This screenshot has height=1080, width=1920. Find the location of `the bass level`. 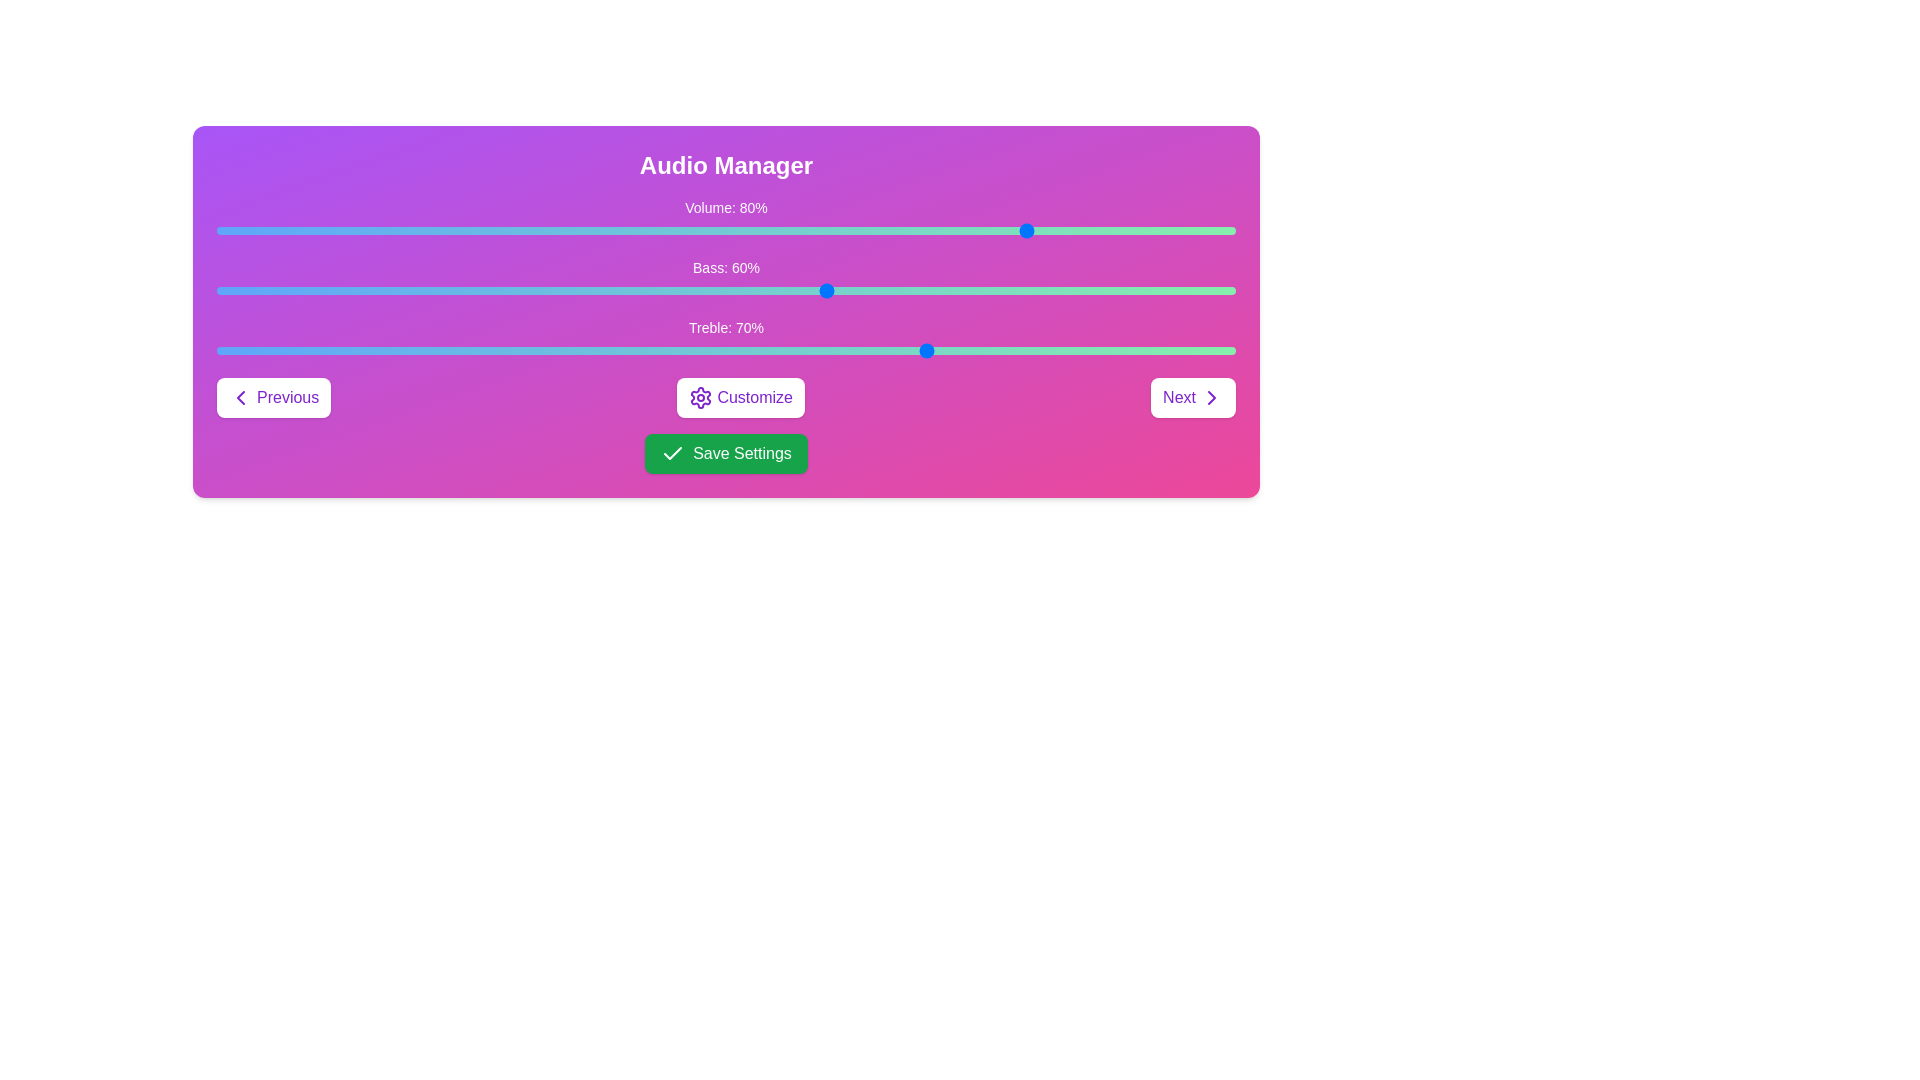

the bass level is located at coordinates (929, 290).